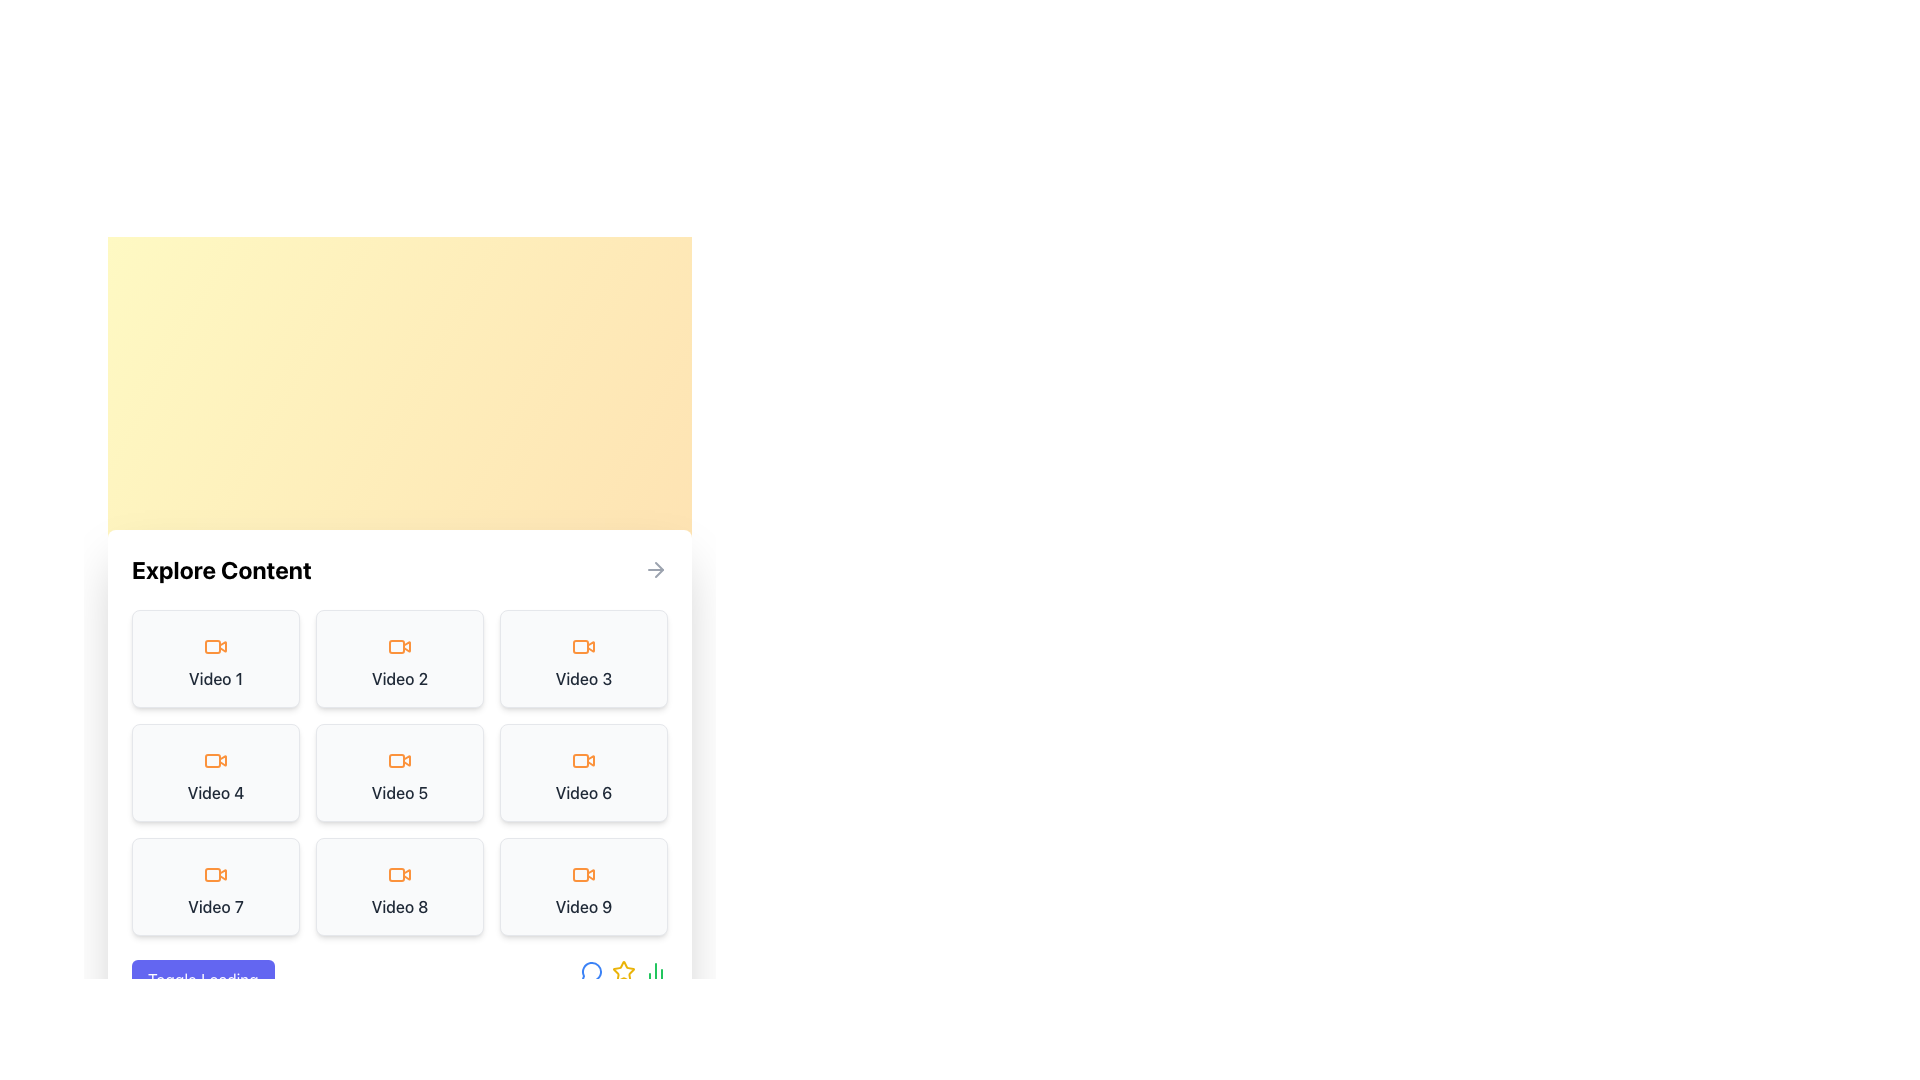 The width and height of the screenshot is (1920, 1080). What do you see at coordinates (623, 970) in the screenshot?
I see `the star icon with an outer yellow border and a hollow center located at the bottom-right corner of the content area` at bounding box center [623, 970].